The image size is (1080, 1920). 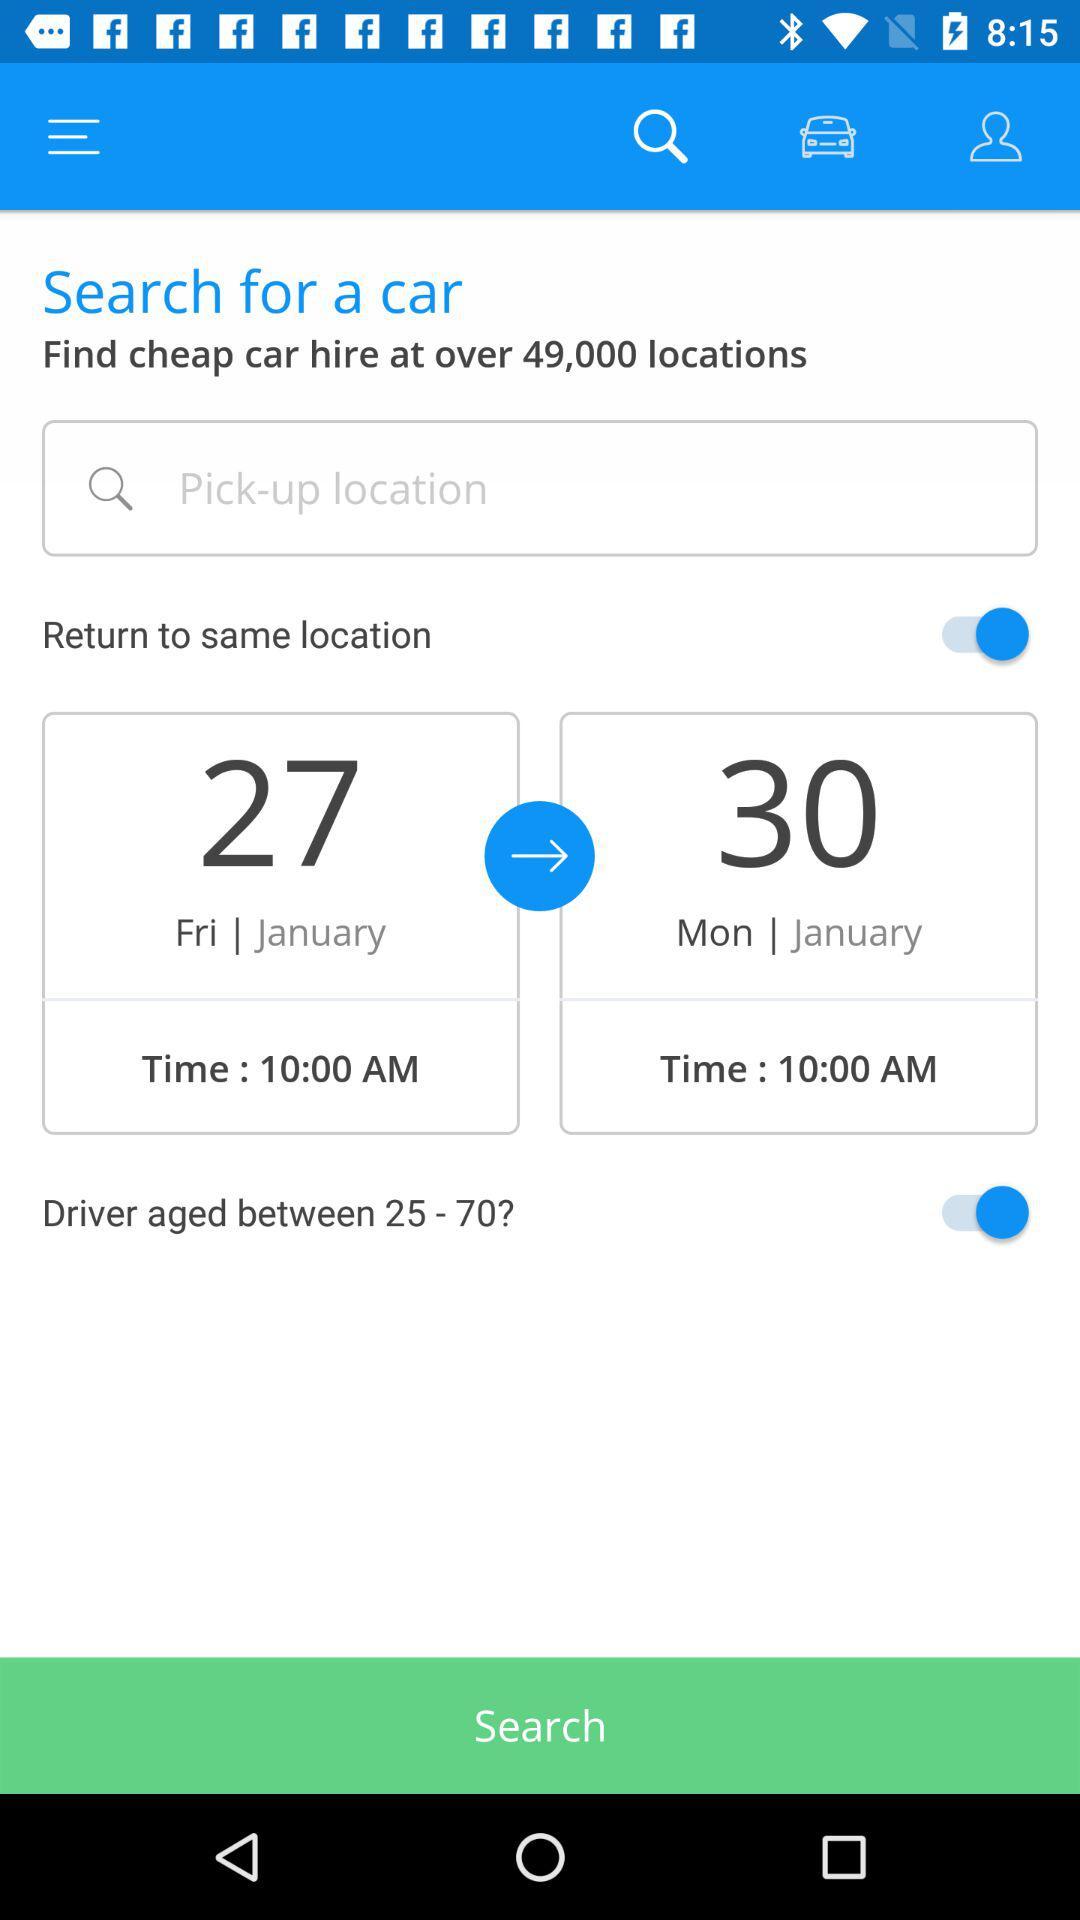 I want to click on switch return to same location option, so click(x=938, y=633).